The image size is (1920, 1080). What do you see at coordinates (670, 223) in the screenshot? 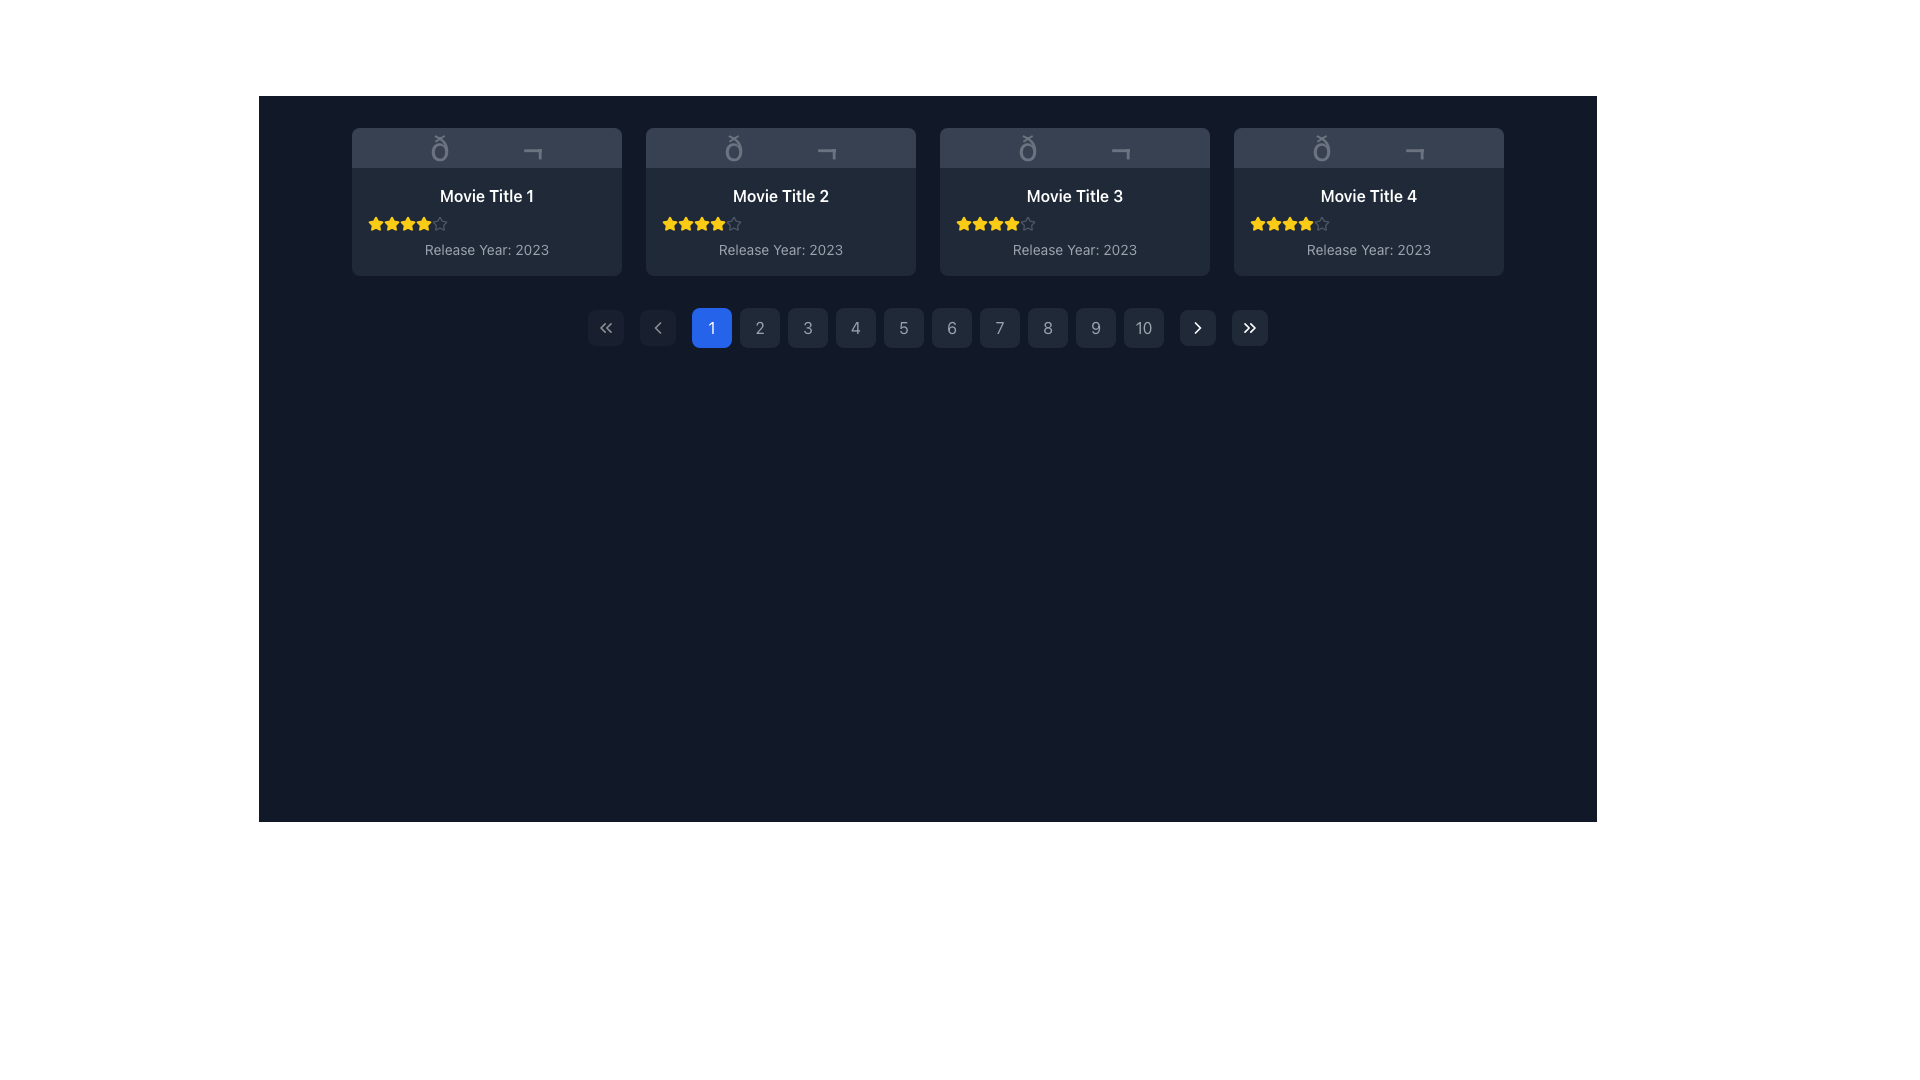
I see `the yellow star icon with a black border` at bounding box center [670, 223].